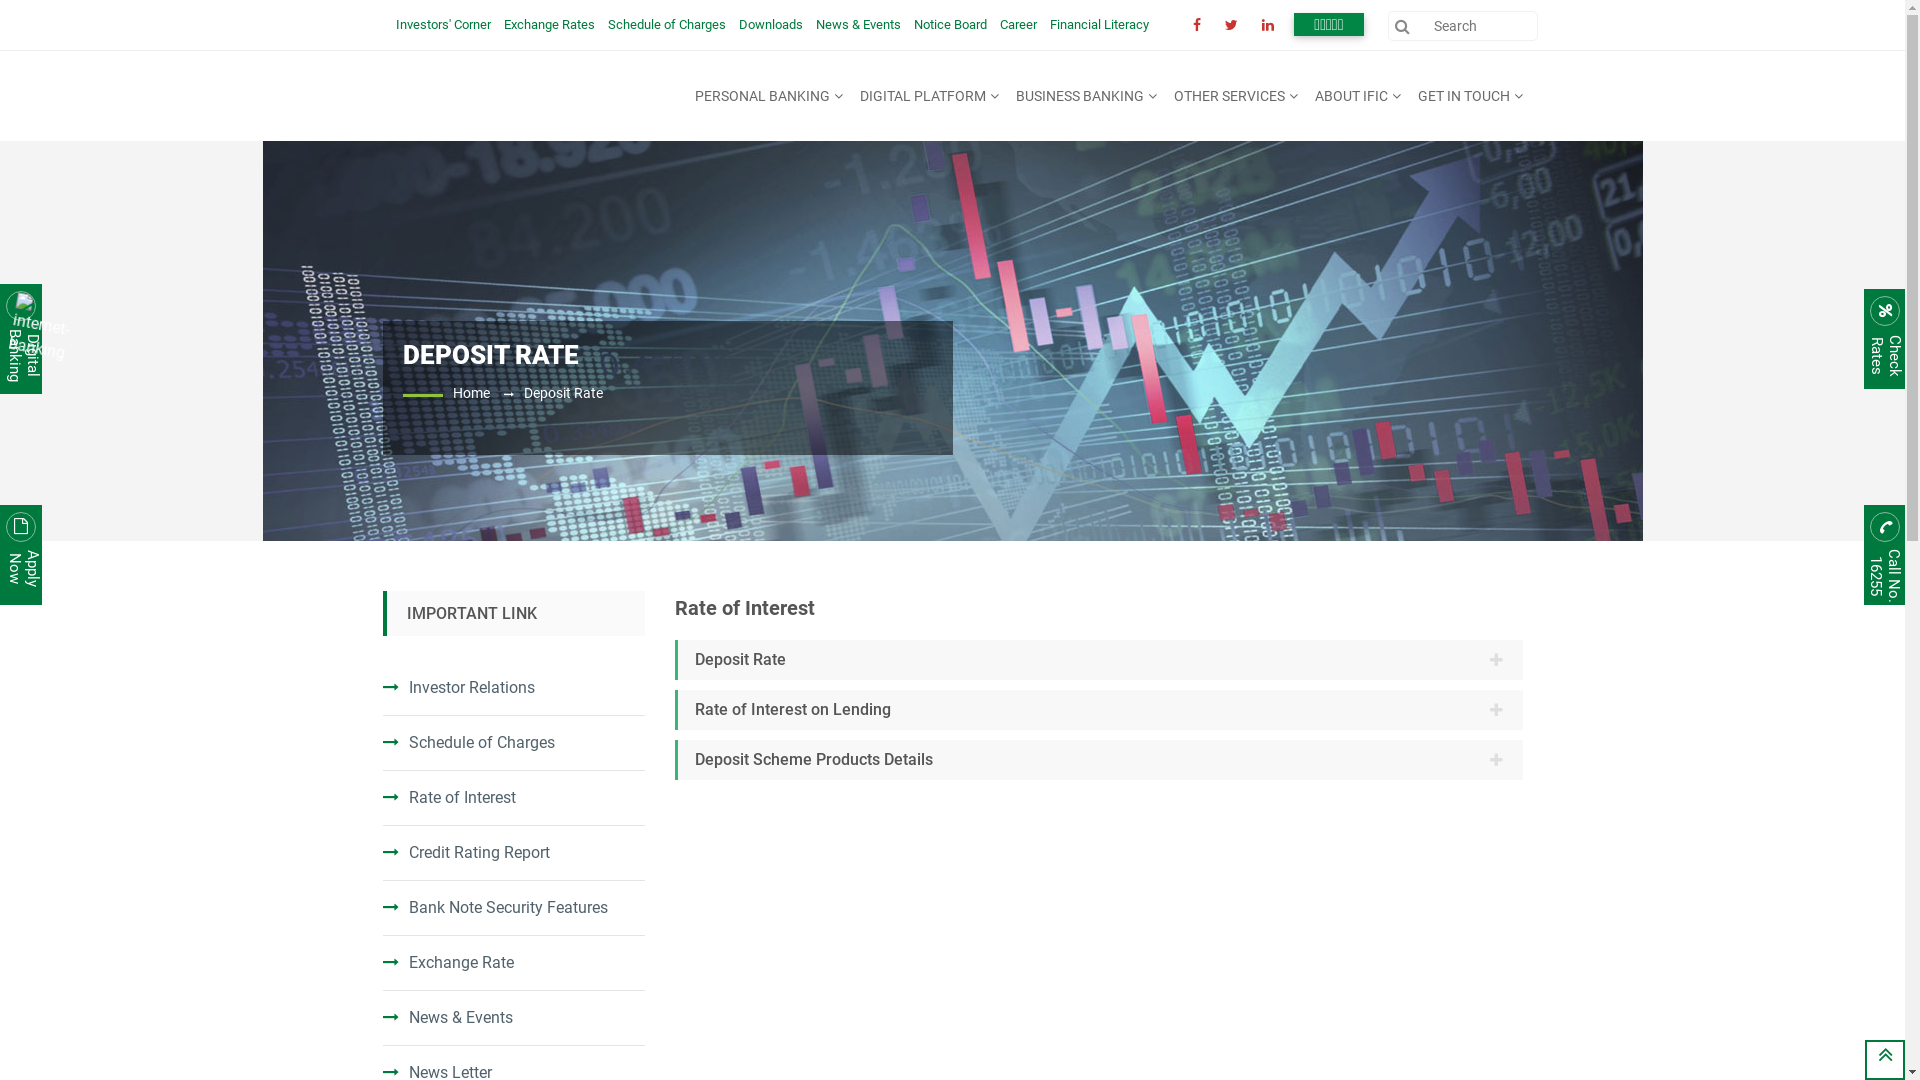 The image size is (1920, 1080). I want to click on 'Investor Relations', so click(456, 686).